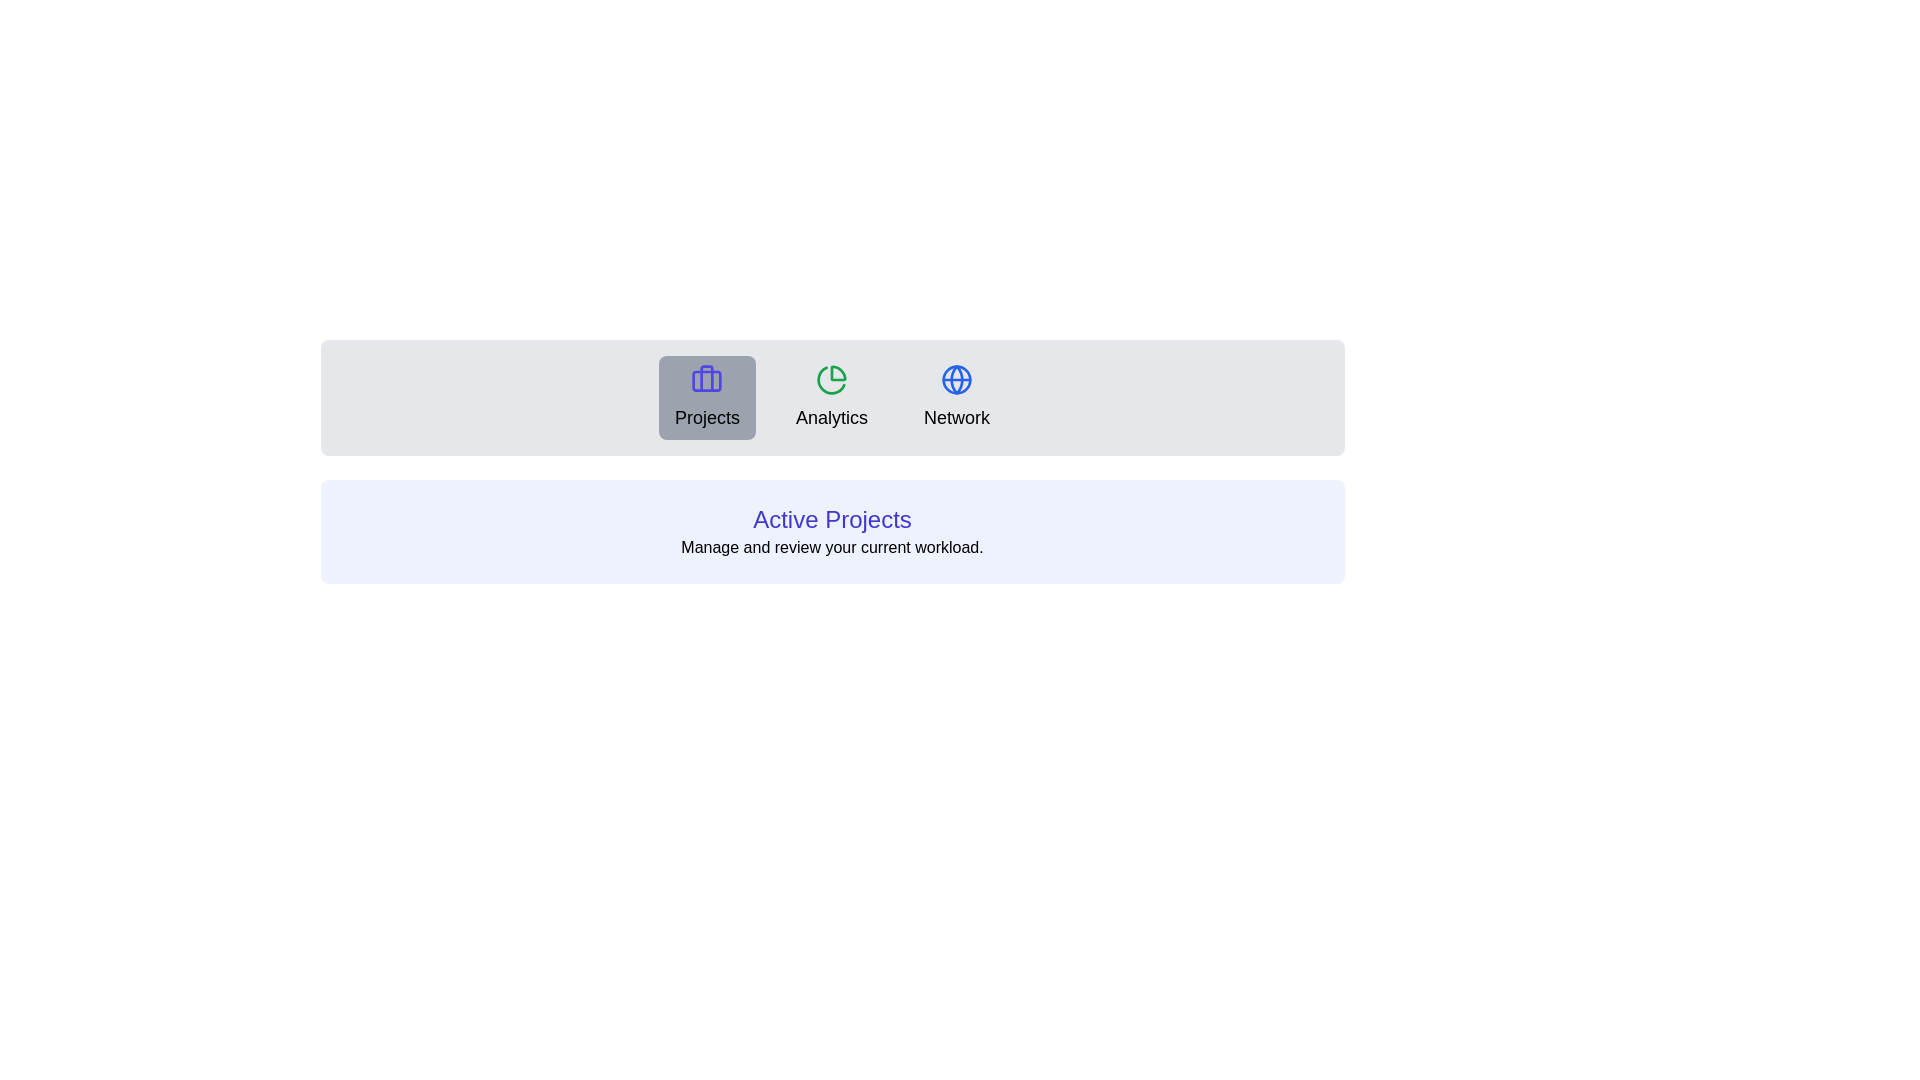  What do you see at coordinates (955, 397) in the screenshot?
I see `the Network tab by clicking on its button` at bounding box center [955, 397].